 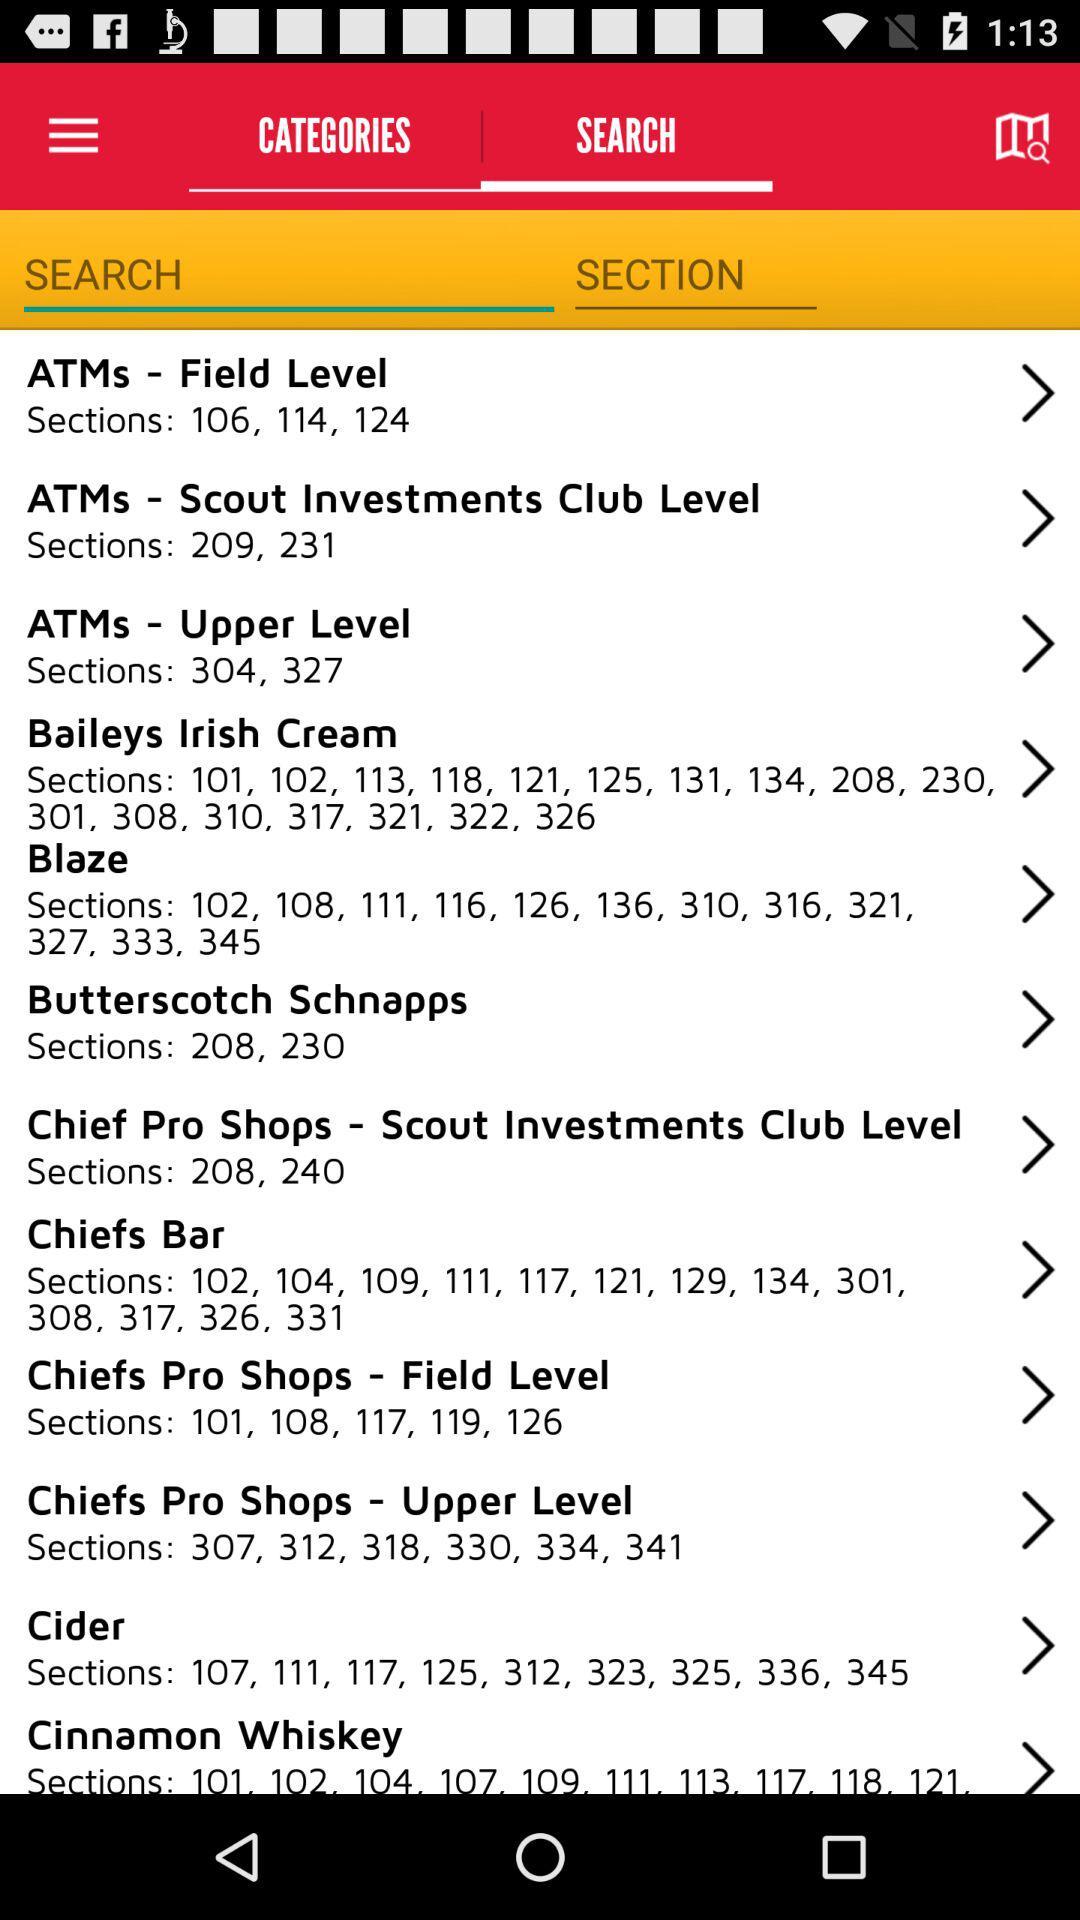 I want to click on section filter, so click(x=694, y=273).